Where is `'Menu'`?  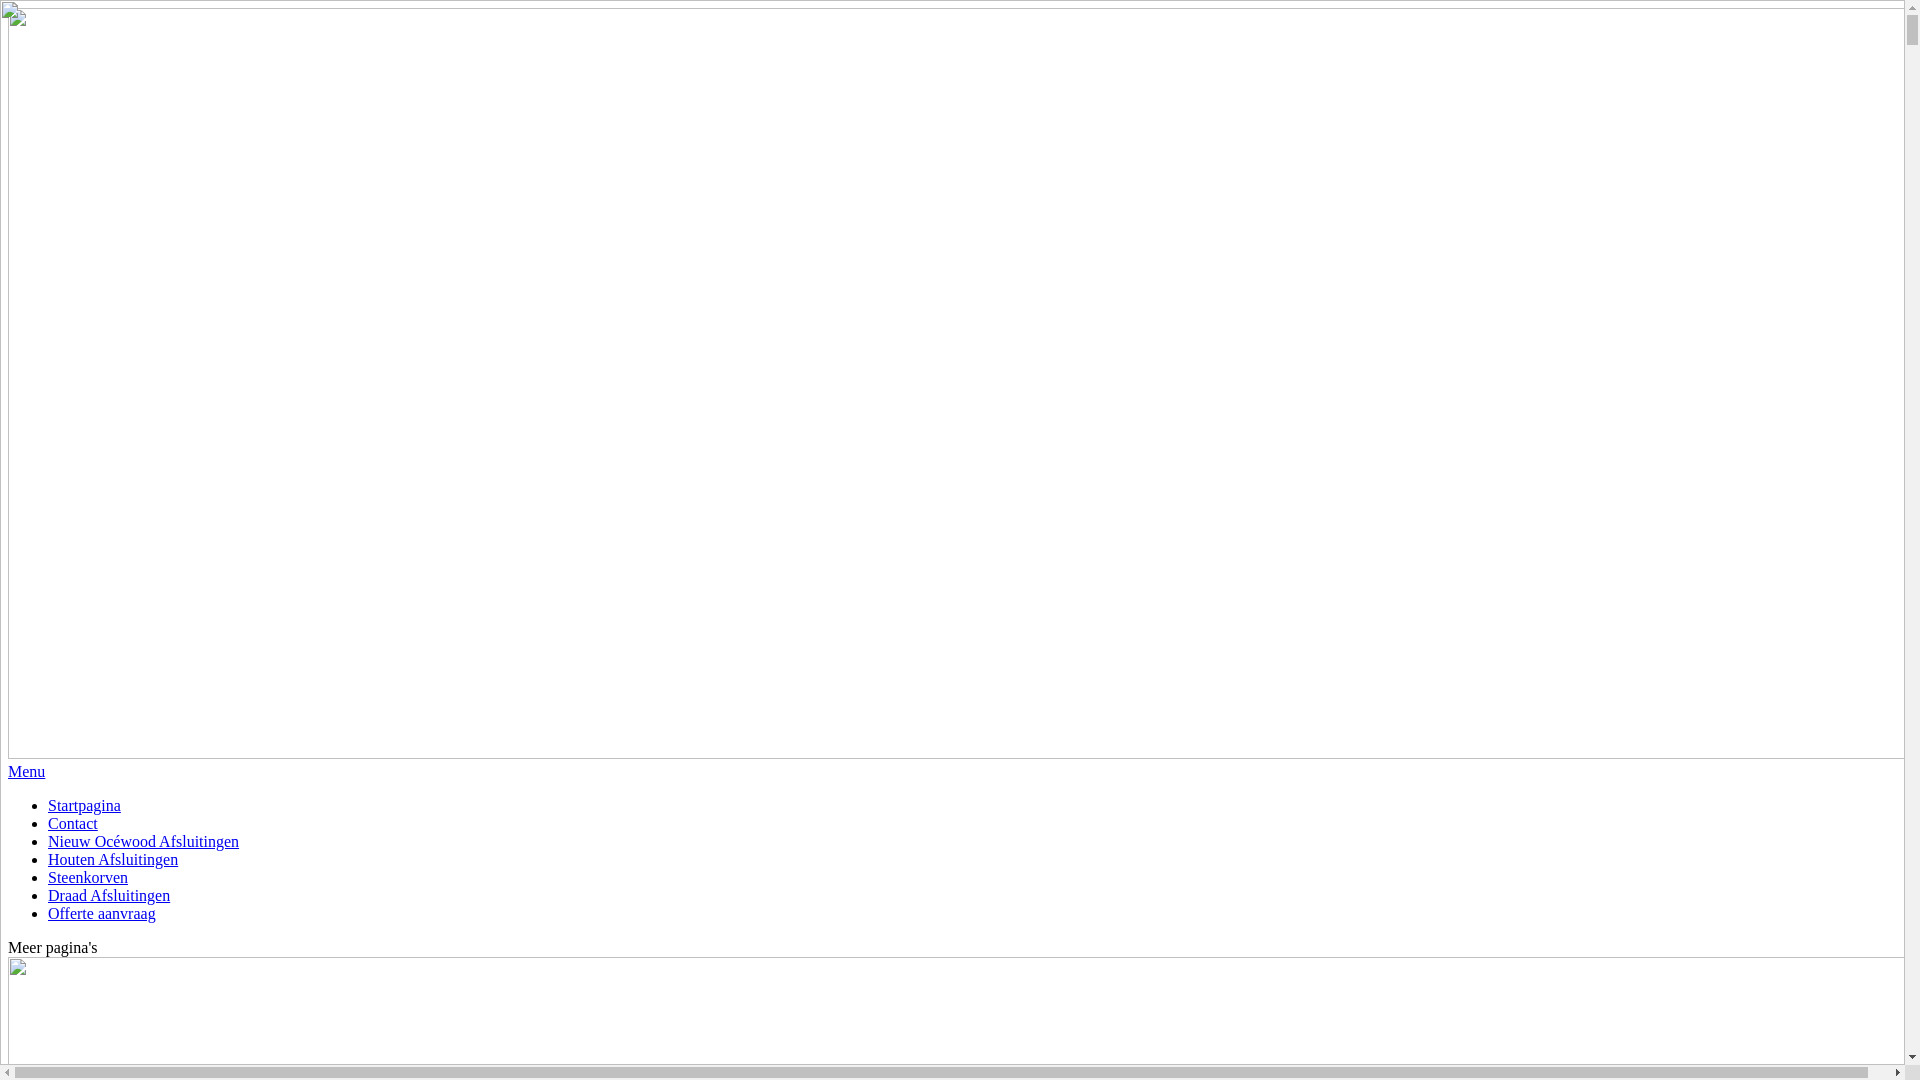 'Menu' is located at coordinates (26, 770).